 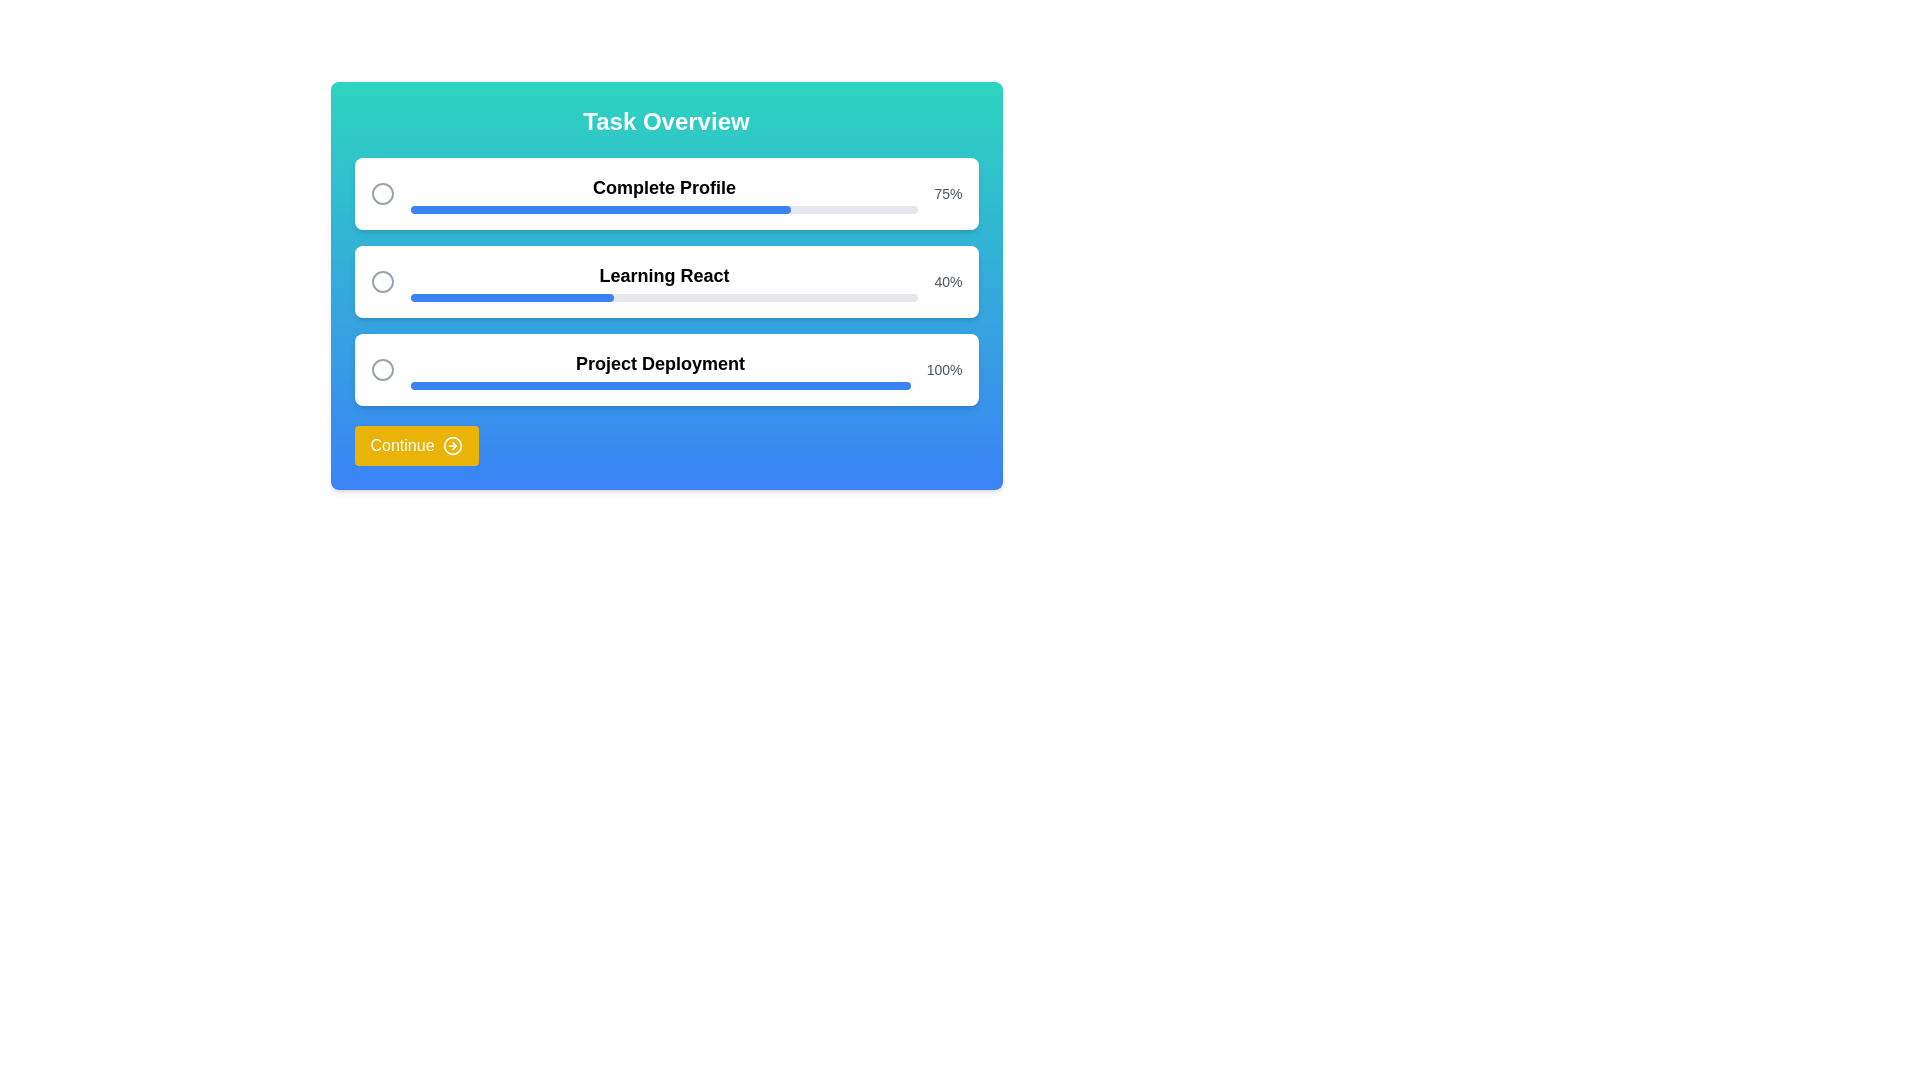 What do you see at coordinates (512, 297) in the screenshot?
I see `the fill of the progress bar segment corresponding to the task 'Learning React', which indicates a progress value of 40%` at bounding box center [512, 297].